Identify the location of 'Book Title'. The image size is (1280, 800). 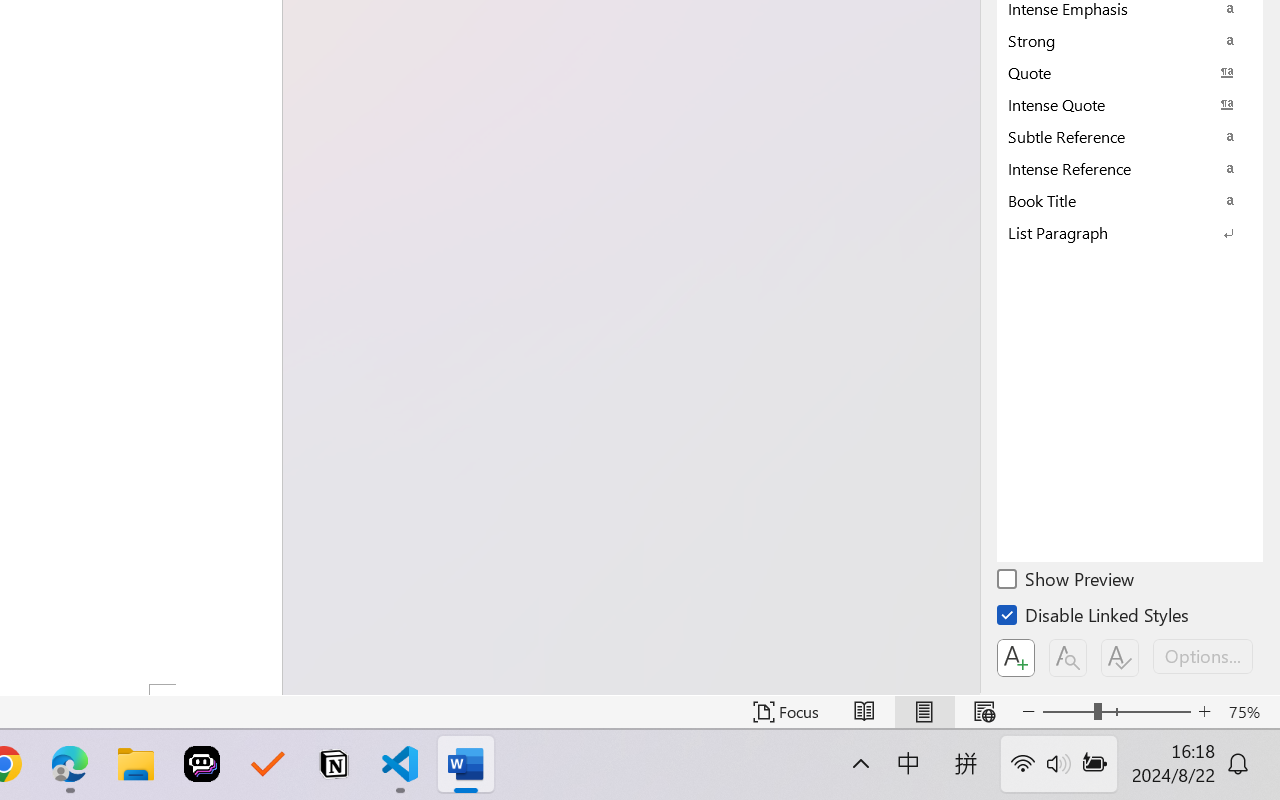
(1130, 200).